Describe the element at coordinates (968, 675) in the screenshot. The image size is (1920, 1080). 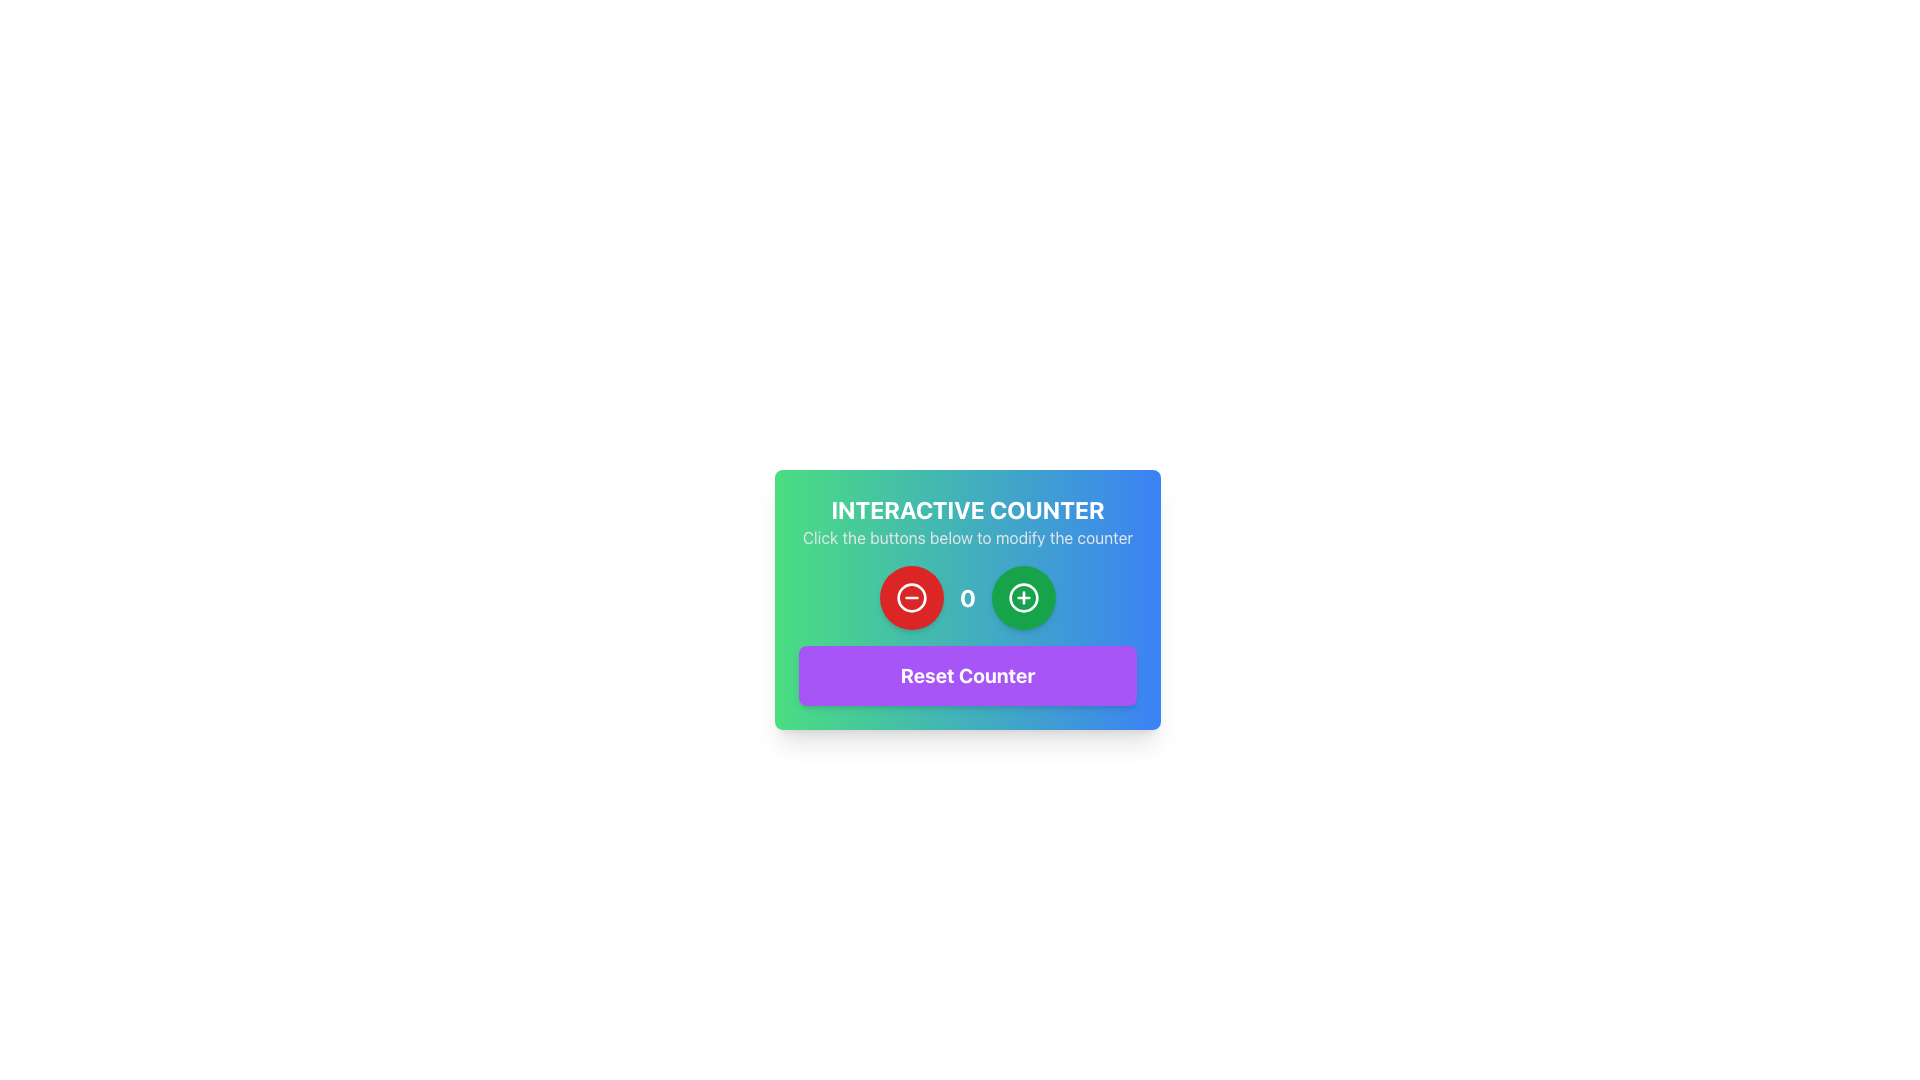
I see `the 'Reset Counter' button, which is a prominent rectangular button with rounded corners, purple background, and white bold text, located at the bottom-center of the card interface` at that location.